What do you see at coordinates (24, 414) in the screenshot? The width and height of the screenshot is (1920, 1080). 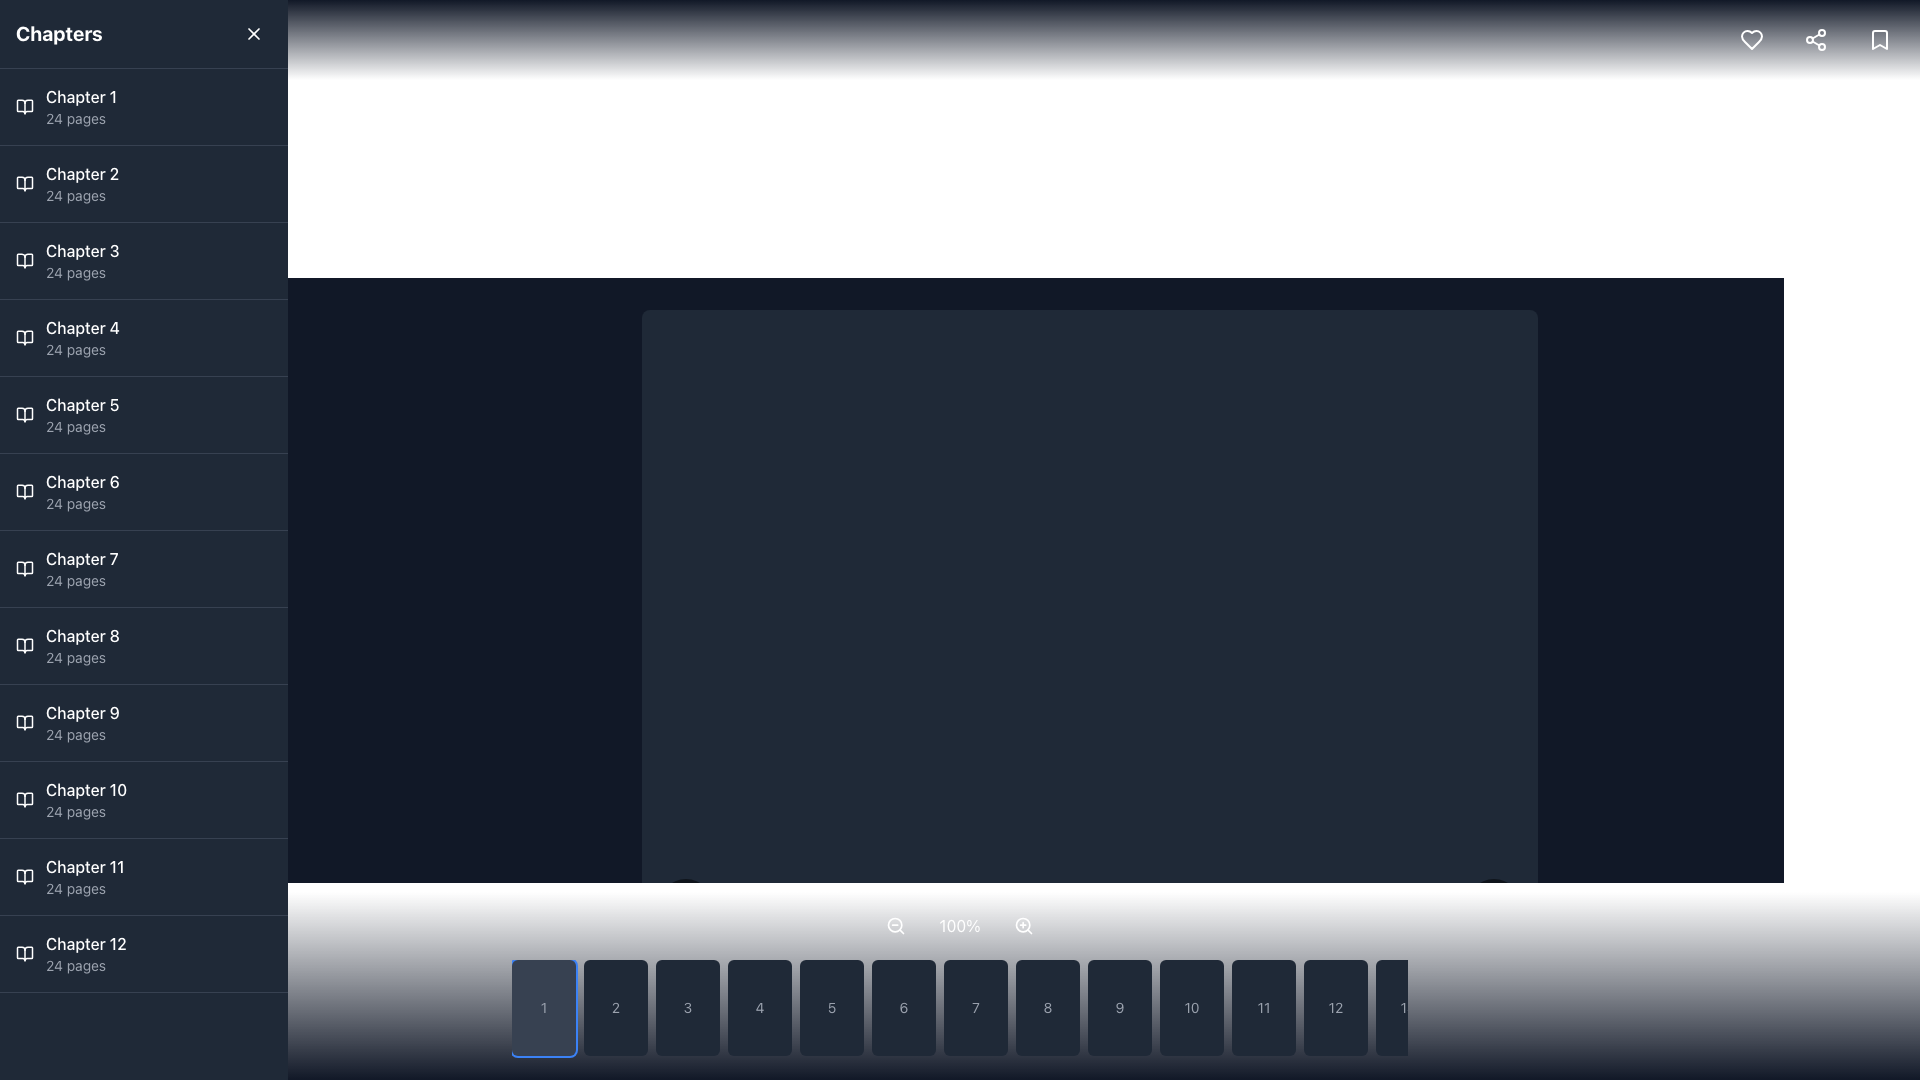 I see `the chapter icon located in the left panel adjacent to the text 'Chapter 5 24 pages'` at bounding box center [24, 414].